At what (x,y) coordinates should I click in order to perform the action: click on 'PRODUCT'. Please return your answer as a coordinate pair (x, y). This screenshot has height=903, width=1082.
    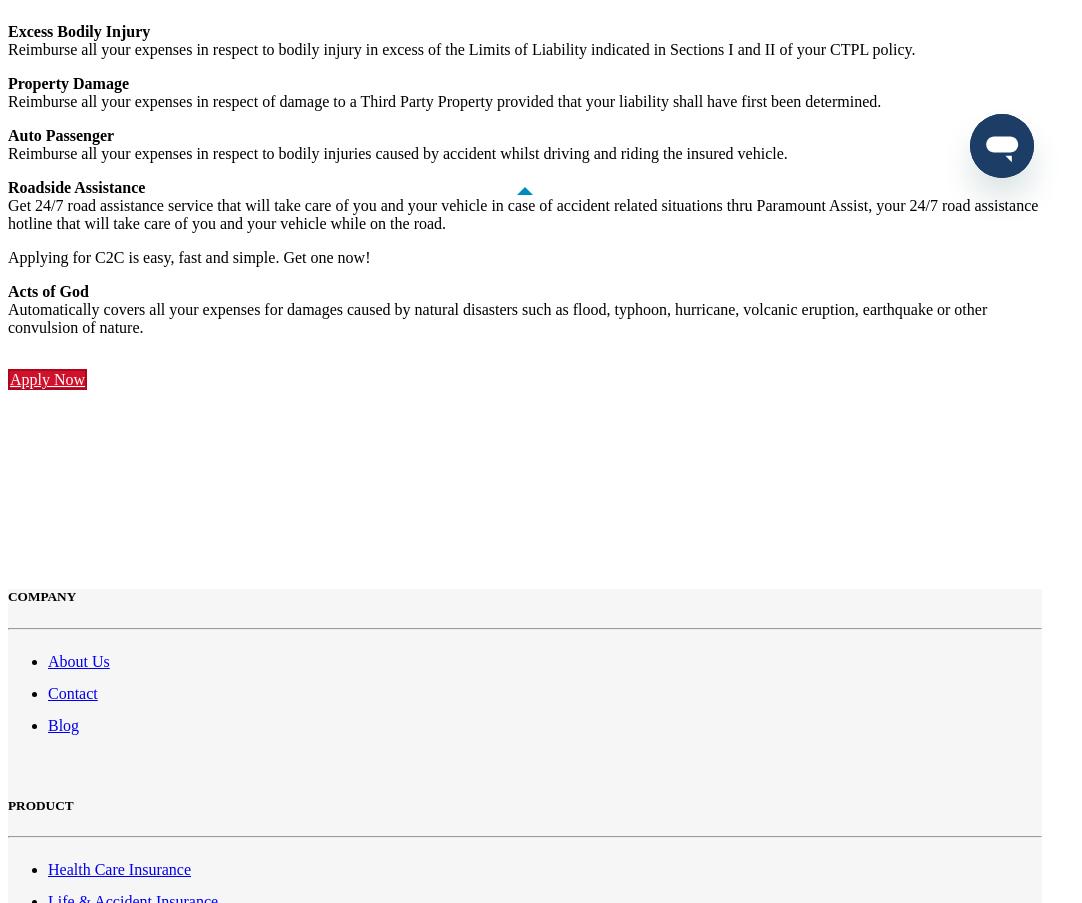
    Looking at the image, I should click on (40, 803).